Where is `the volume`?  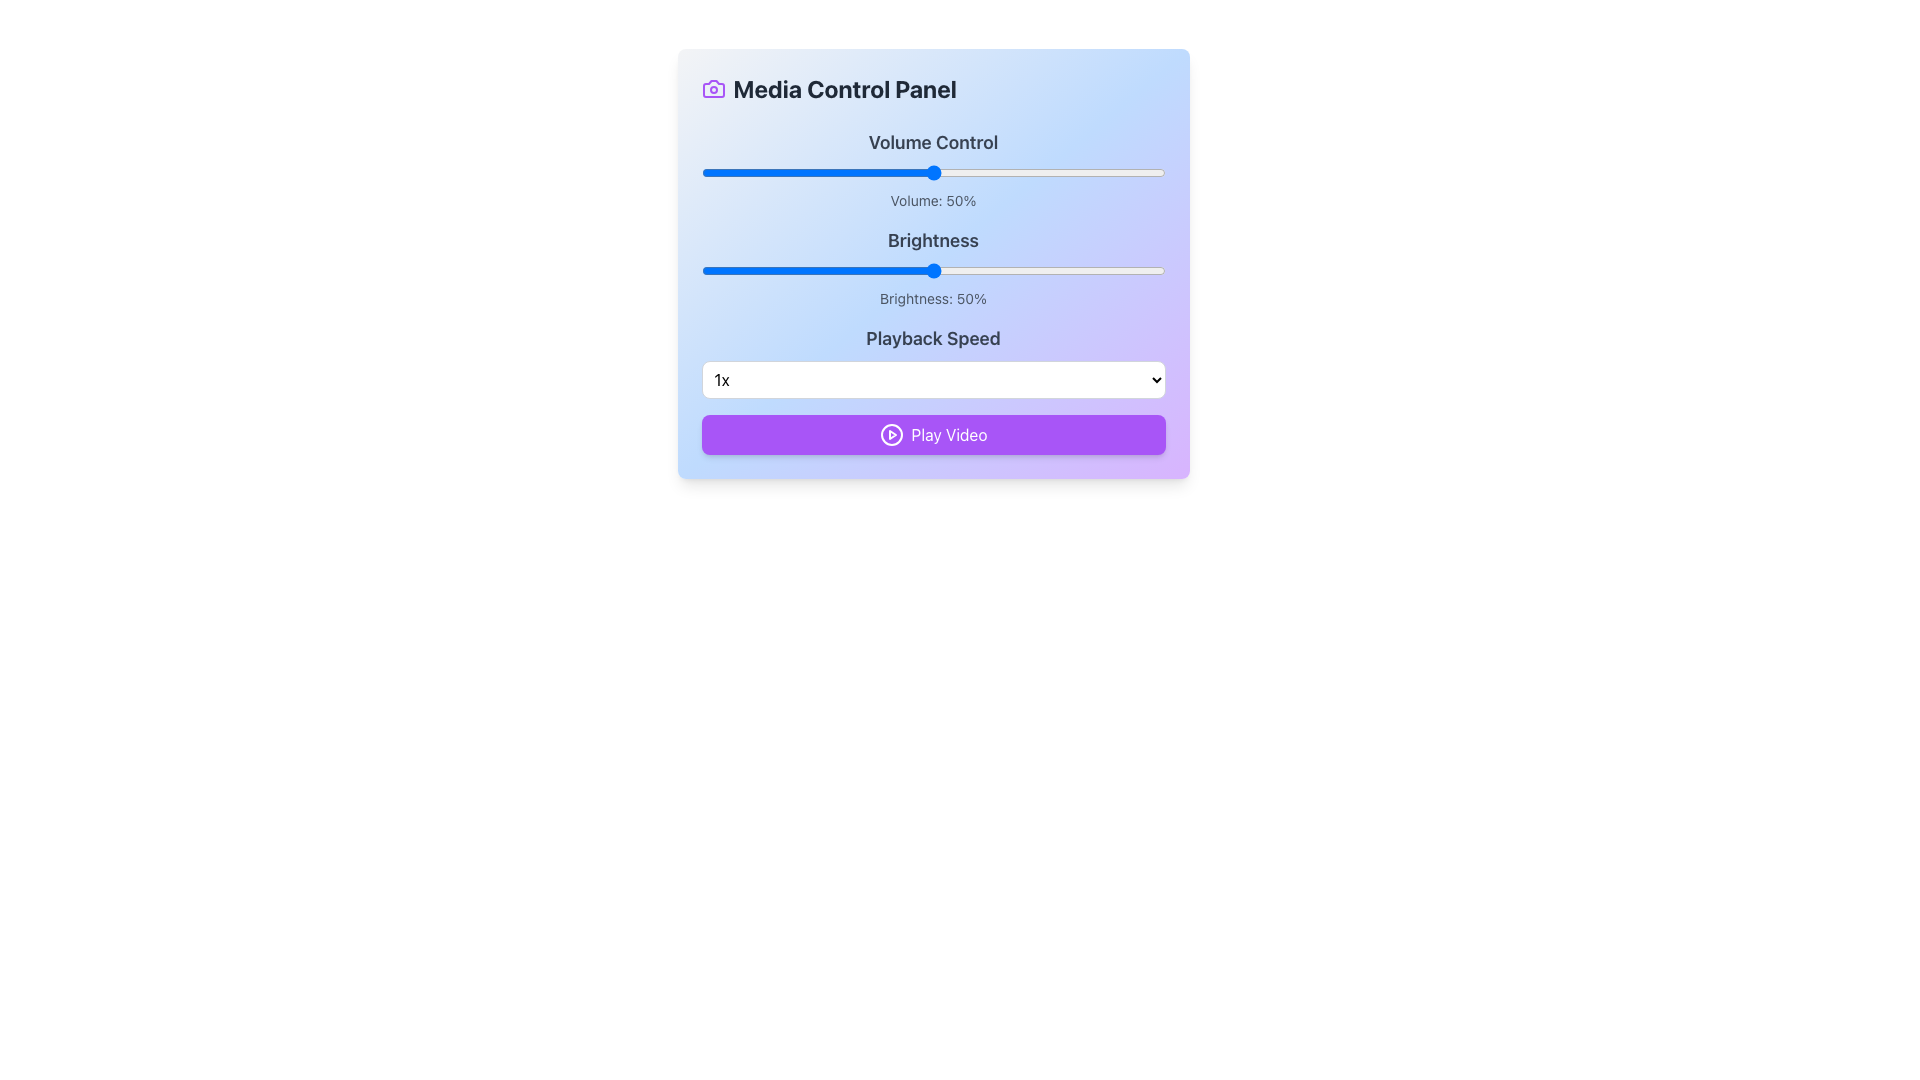 the volume is located at coordinates (746, 172).